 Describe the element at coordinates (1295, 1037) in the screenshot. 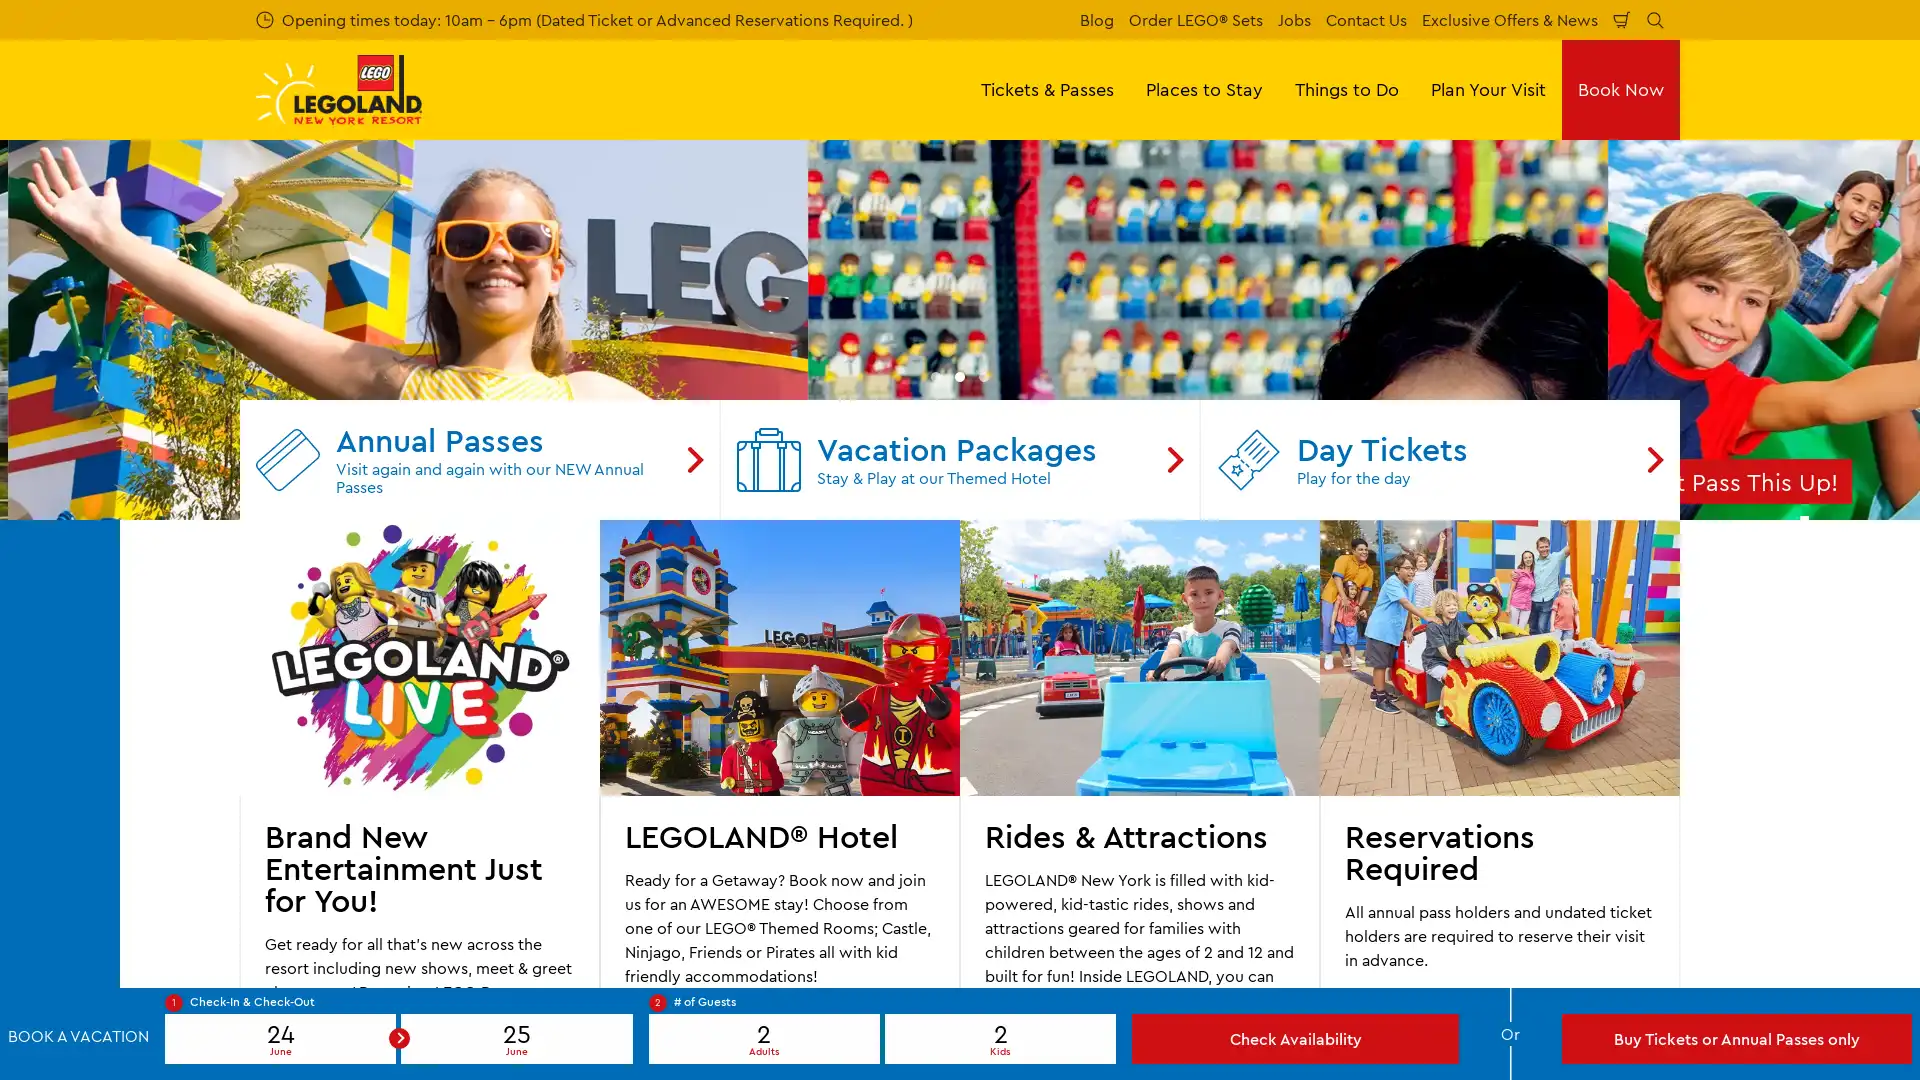

I see `Check Availability` at that location.